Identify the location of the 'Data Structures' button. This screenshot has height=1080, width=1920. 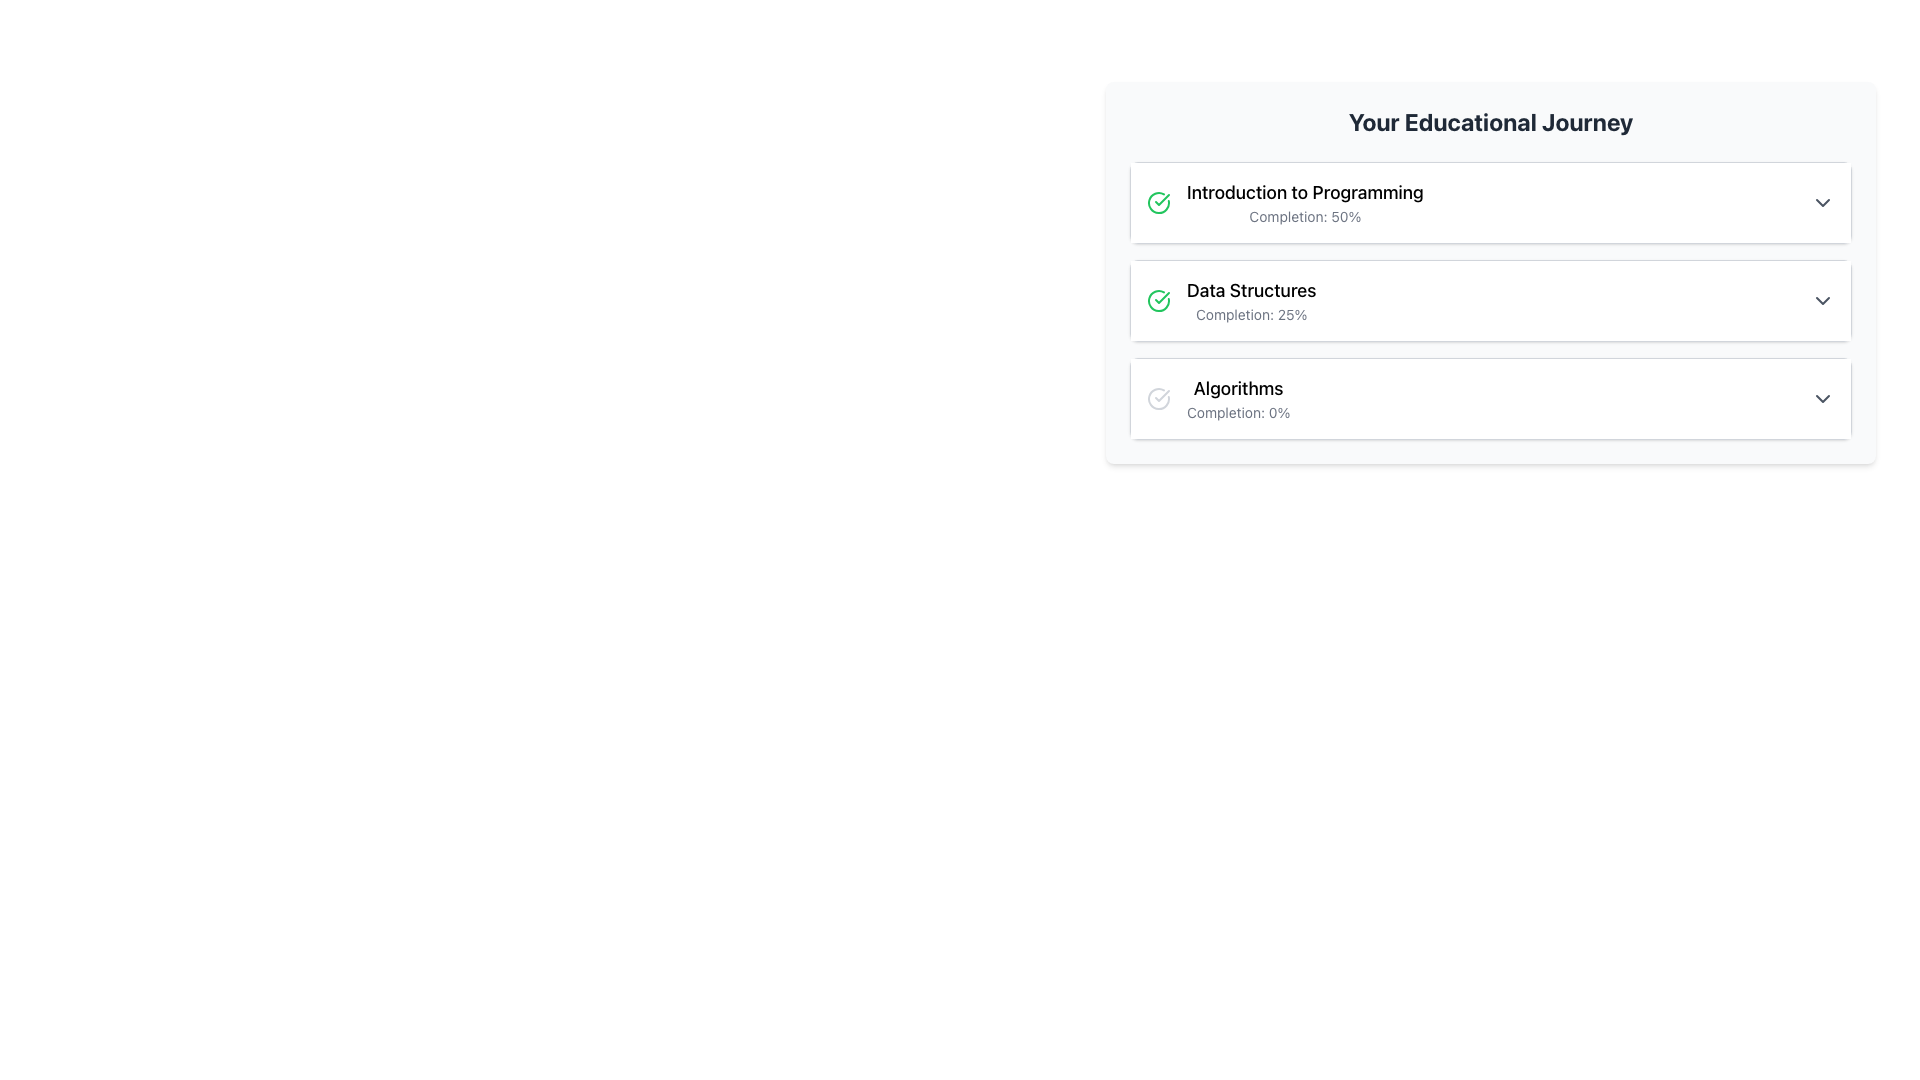
(1491, 300).